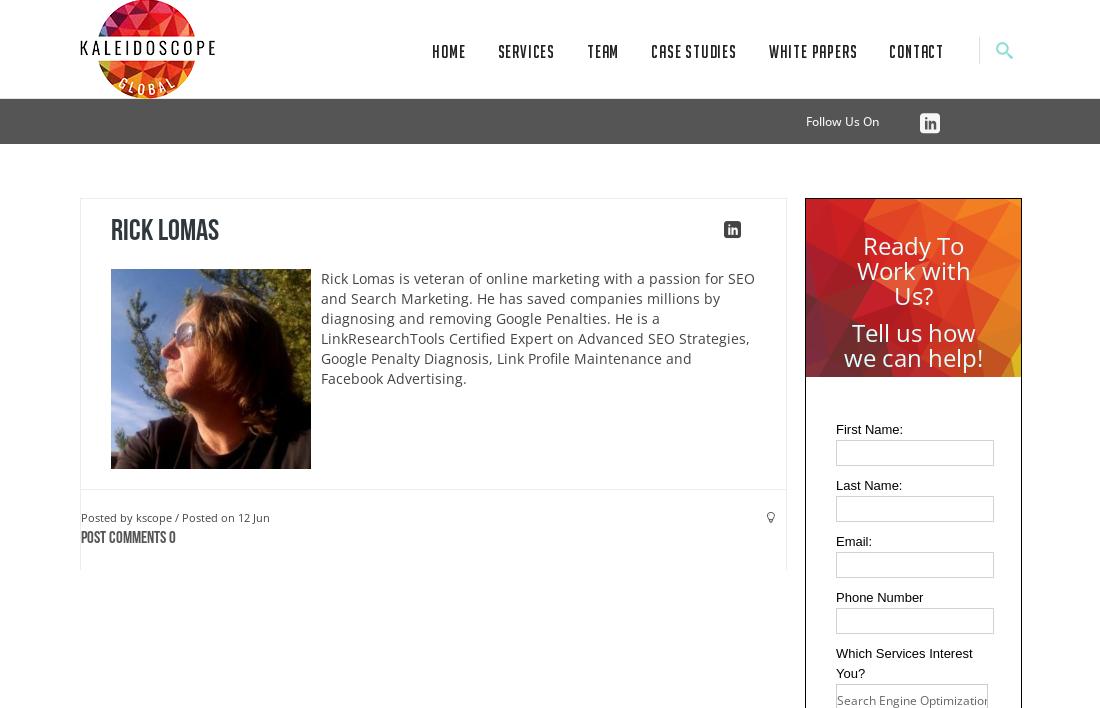  I want to click on 'Phone Number', so click(878, 597).